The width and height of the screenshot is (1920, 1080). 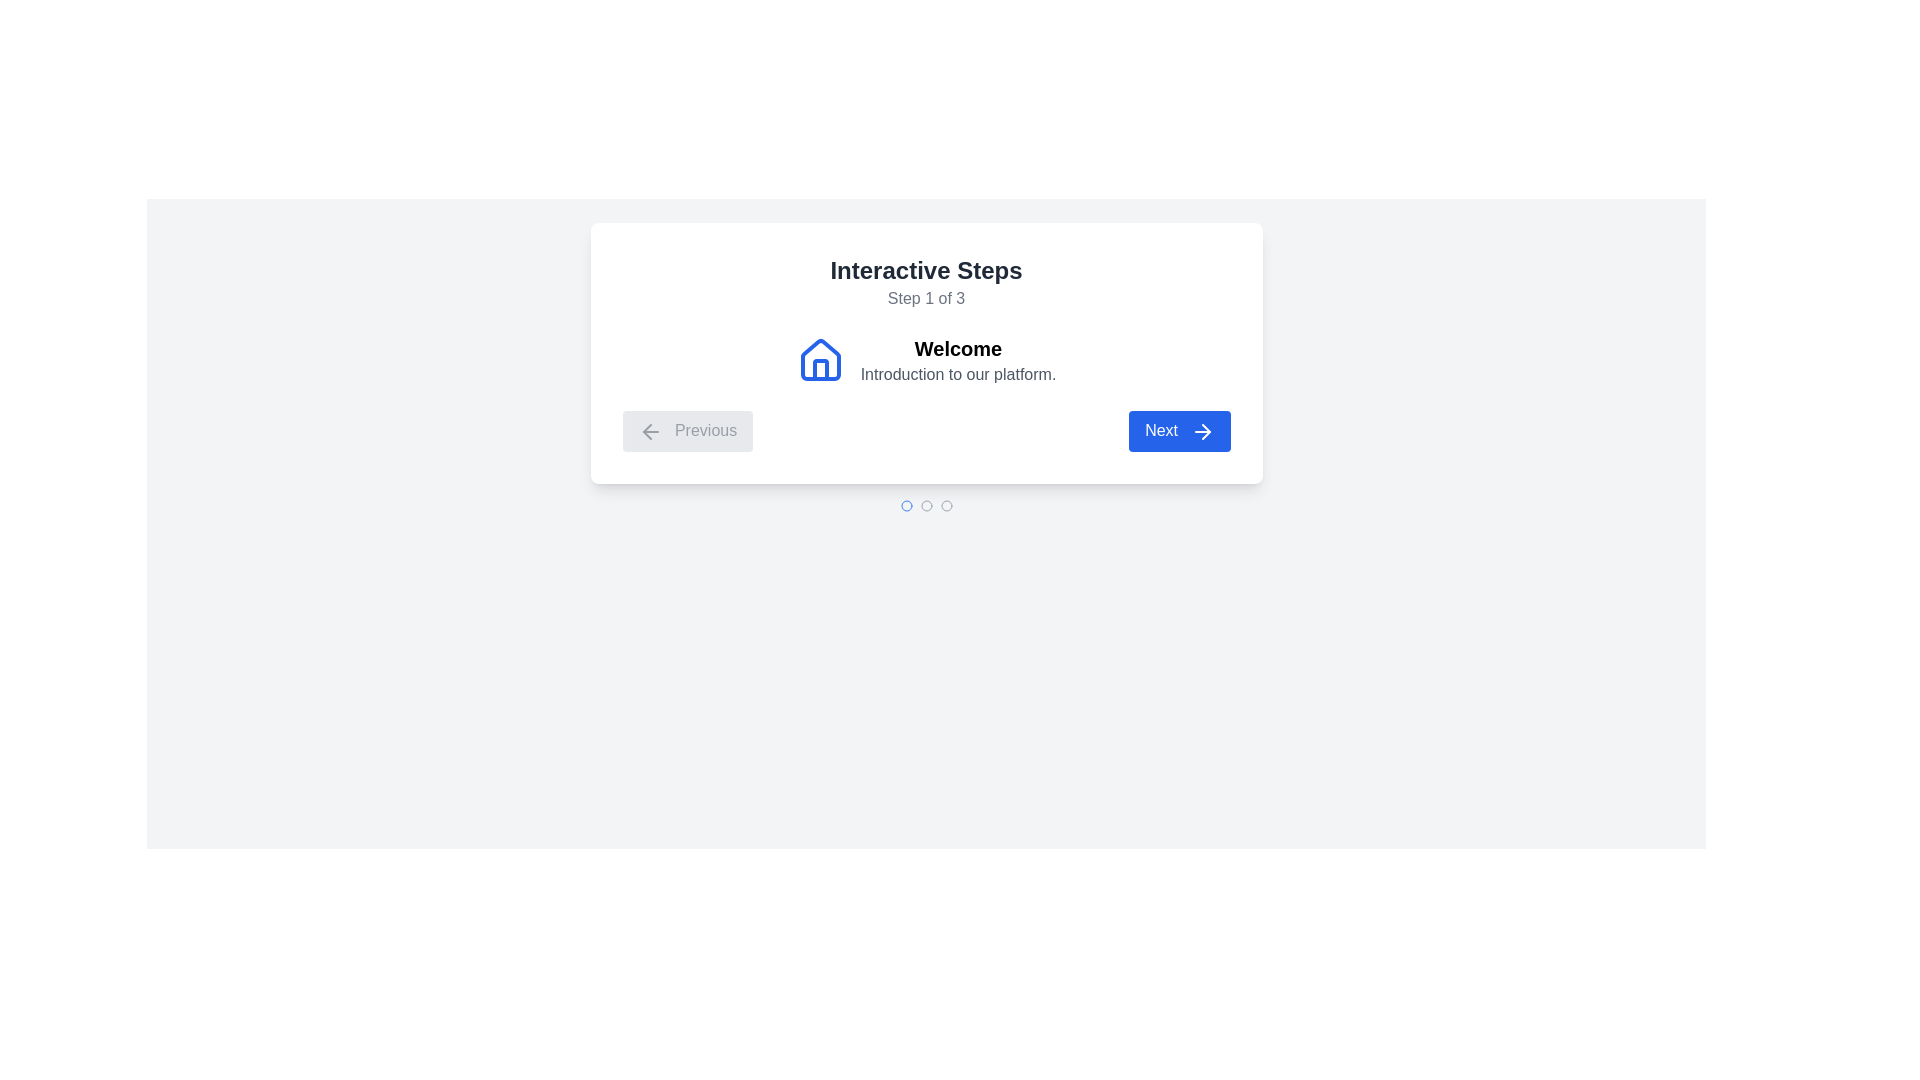 I want to click on the static text label displayed as a title, which indicates the current interface stage with the texts 'Interactive Steps' and 'Step 1 of 3', so click(x=925, y=270).